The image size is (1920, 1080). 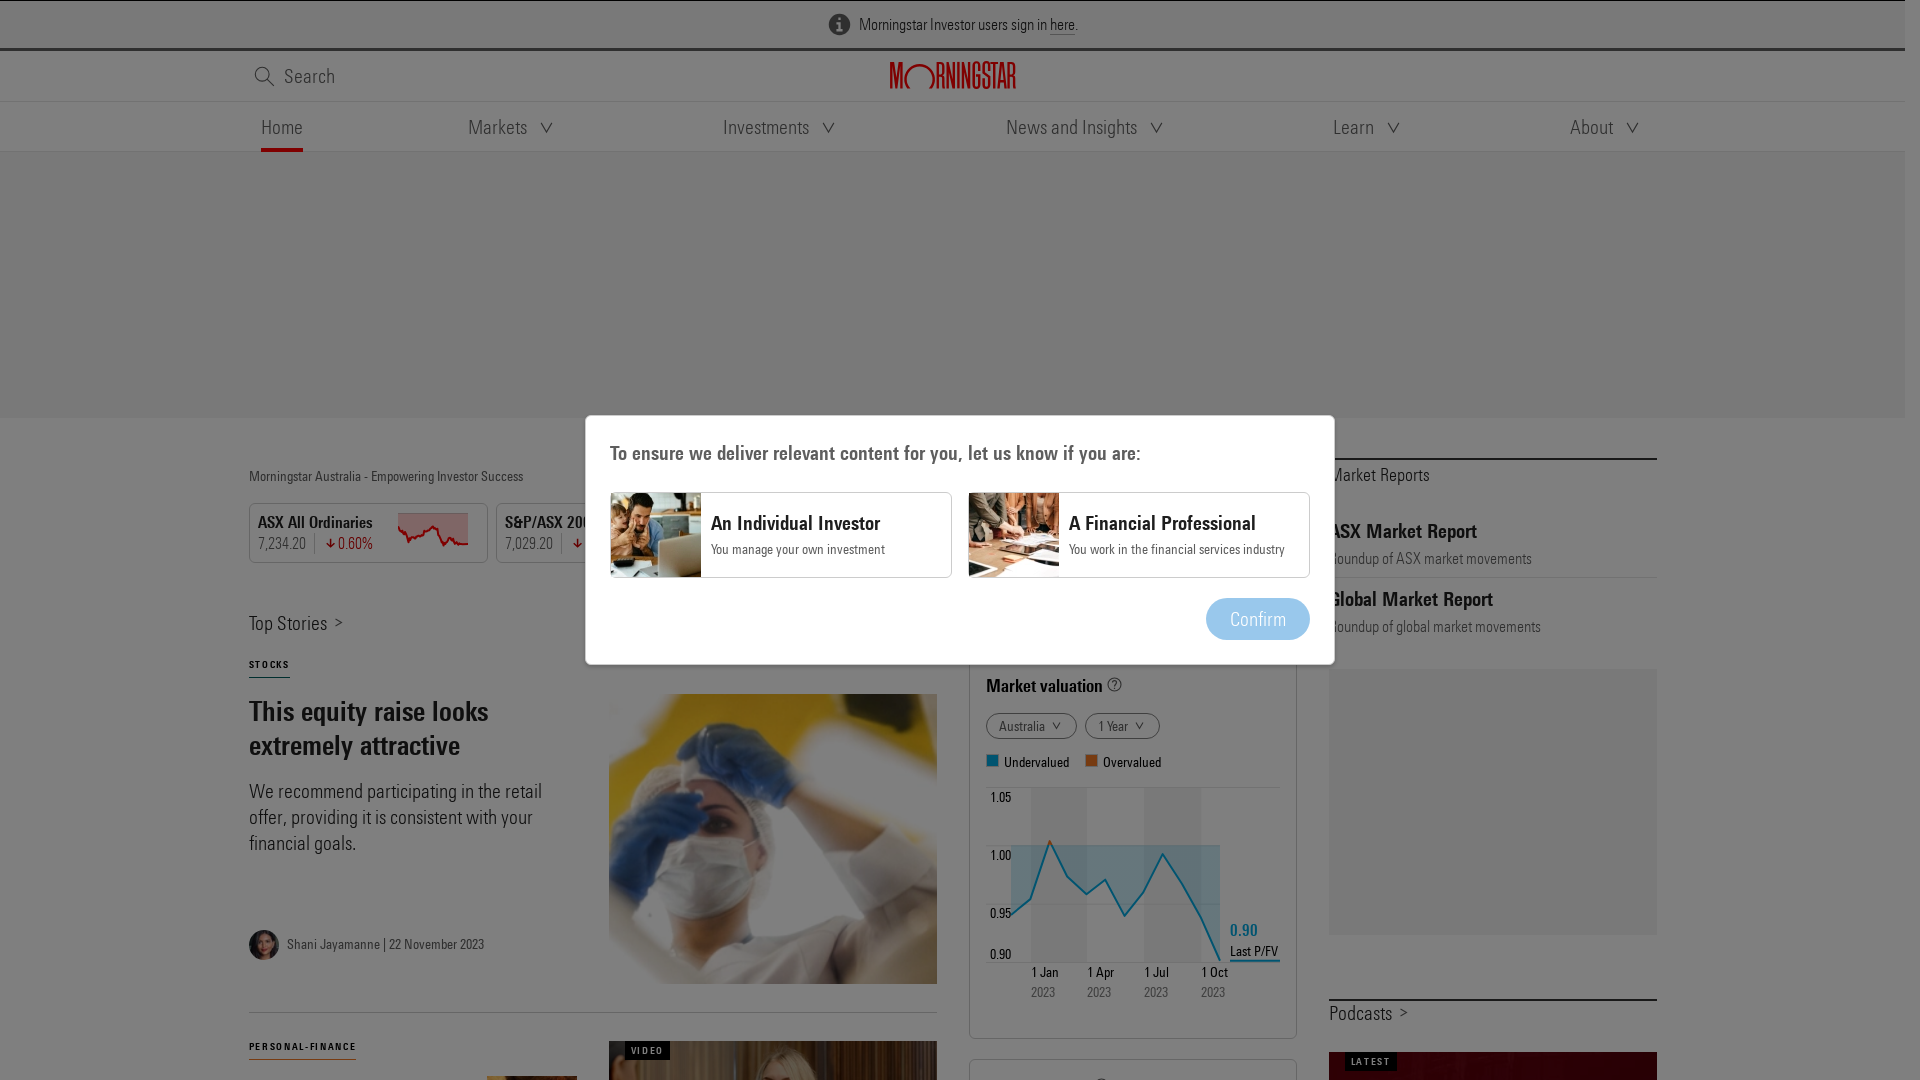 What do you see at coordinates (1061, 24) in the screenshot?
I see `'here'` at bounding box center [1061, 24].